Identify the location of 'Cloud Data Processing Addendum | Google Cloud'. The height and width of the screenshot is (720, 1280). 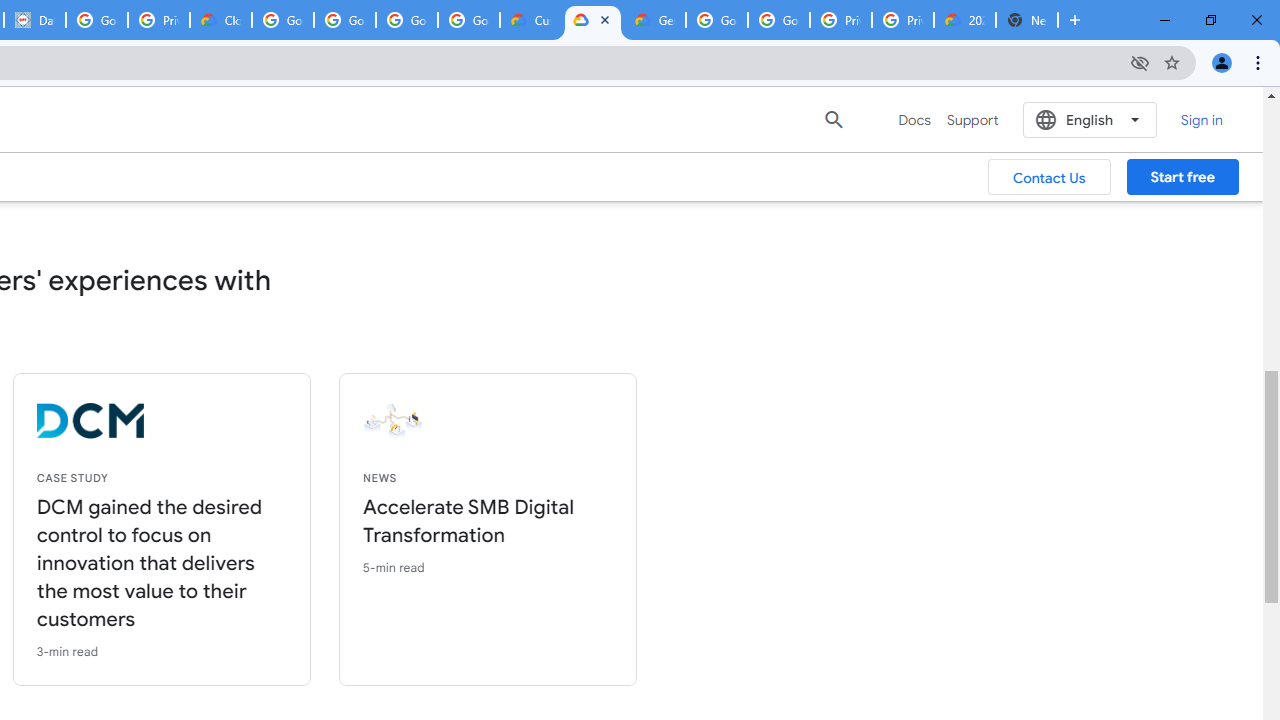
(220, 20).